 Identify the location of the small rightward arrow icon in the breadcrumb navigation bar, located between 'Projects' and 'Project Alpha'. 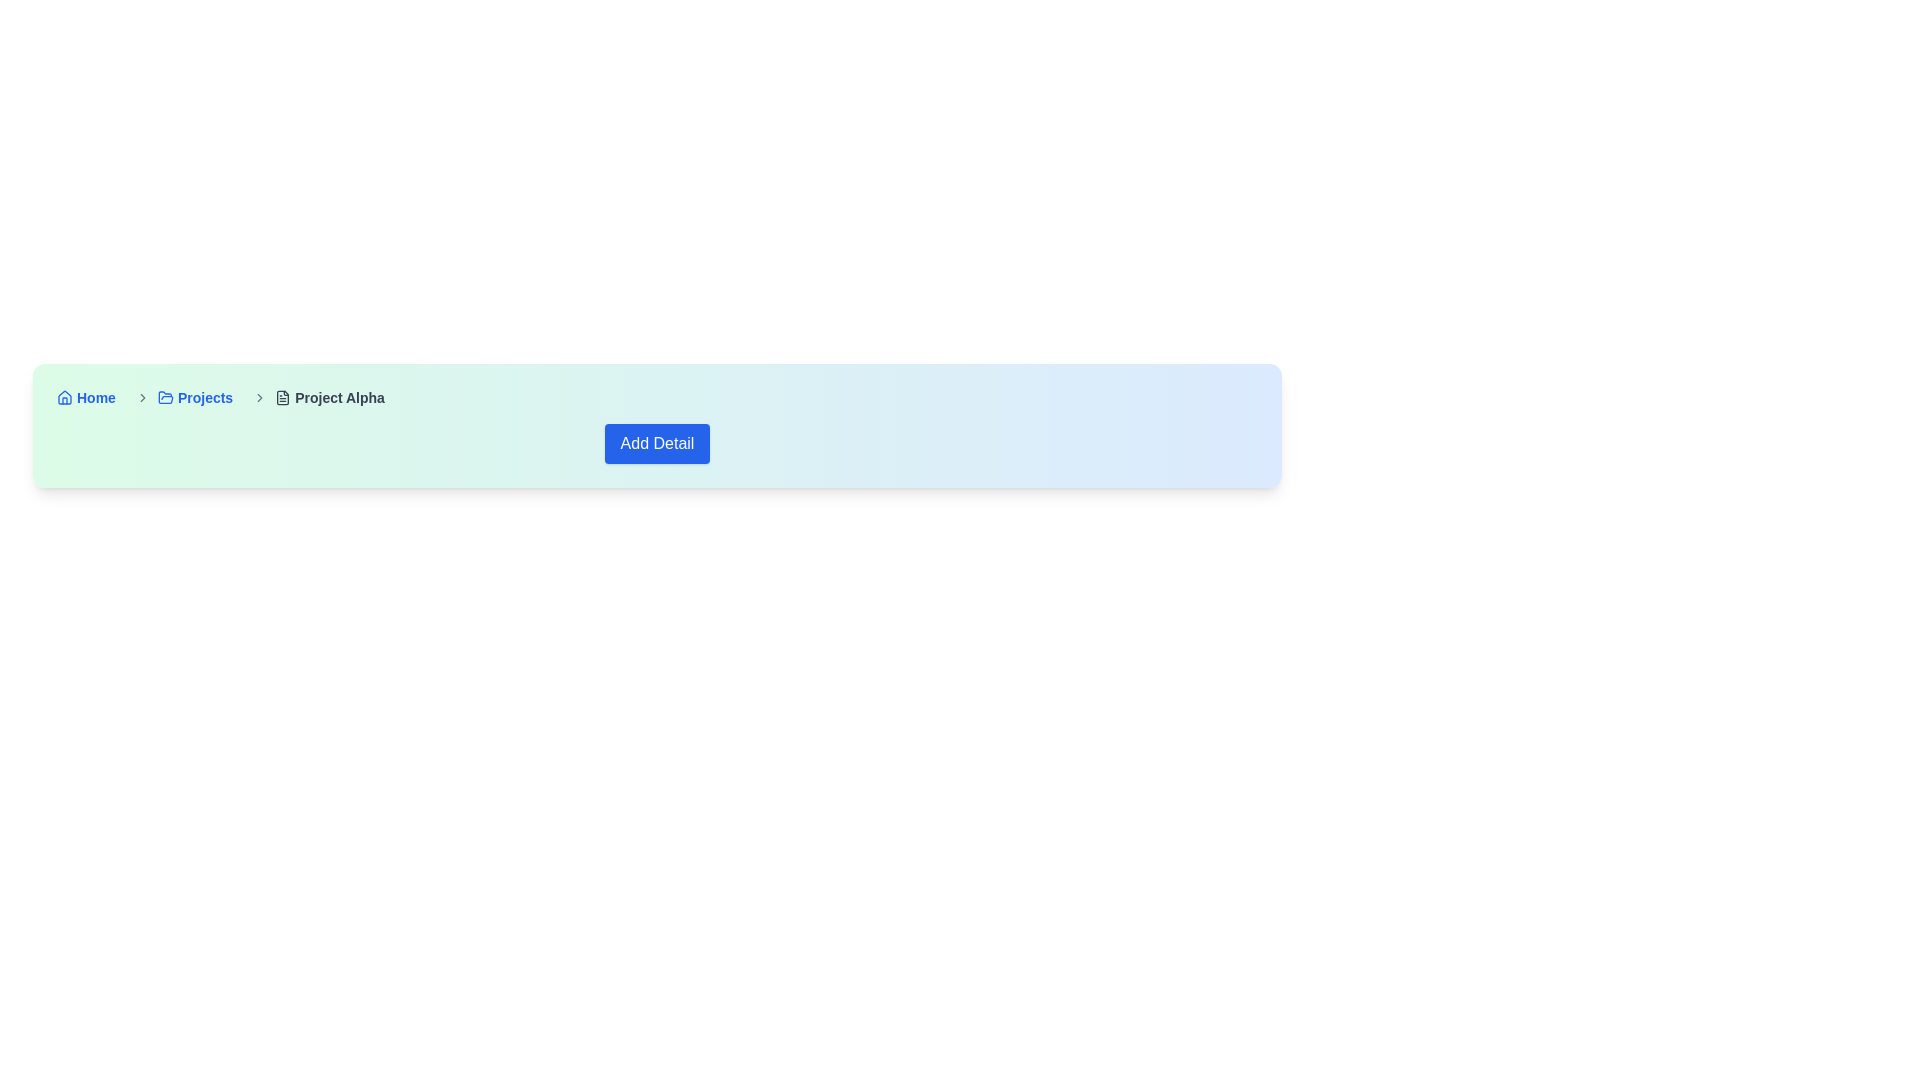
(259, 397).